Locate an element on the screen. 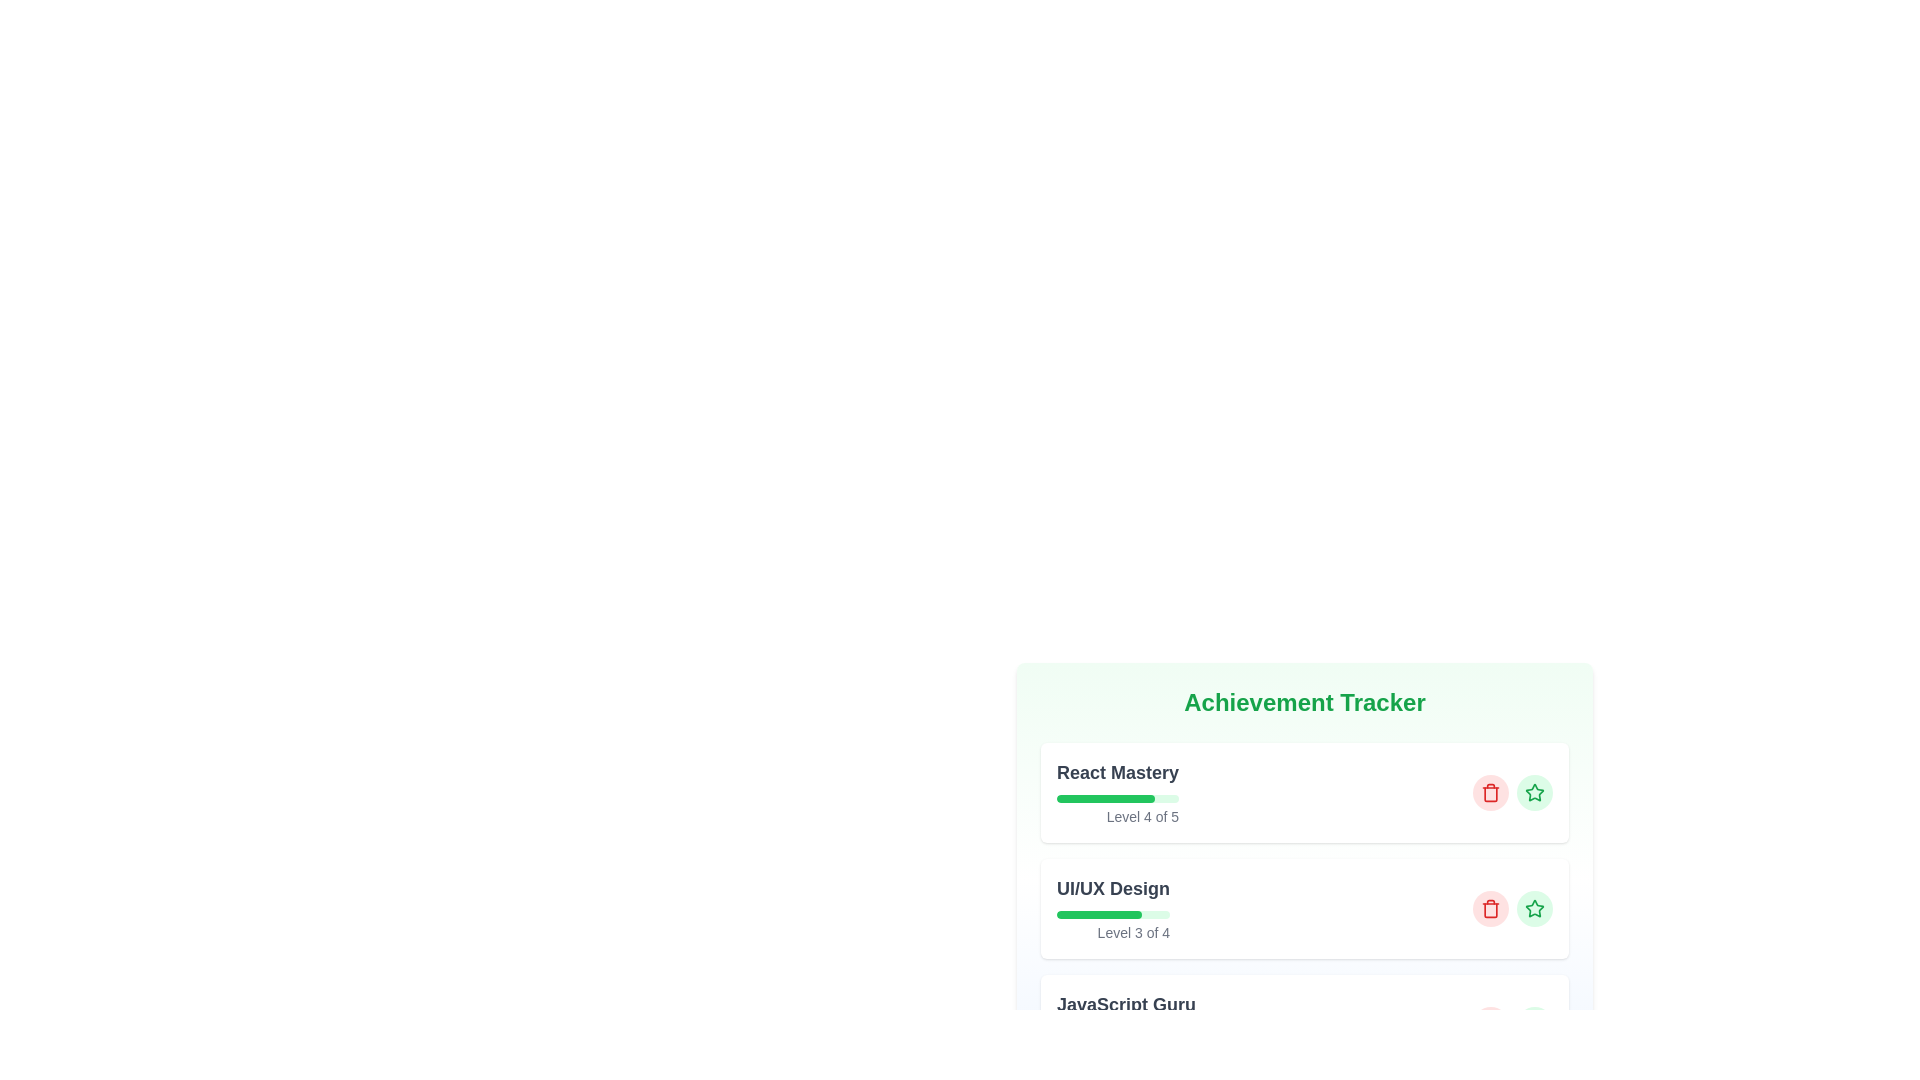  the vertical body of the trash can icon in the top-right of the 'React Mastery' section, which signifies delete or remove functionality is located at coordinates (1491, 910).